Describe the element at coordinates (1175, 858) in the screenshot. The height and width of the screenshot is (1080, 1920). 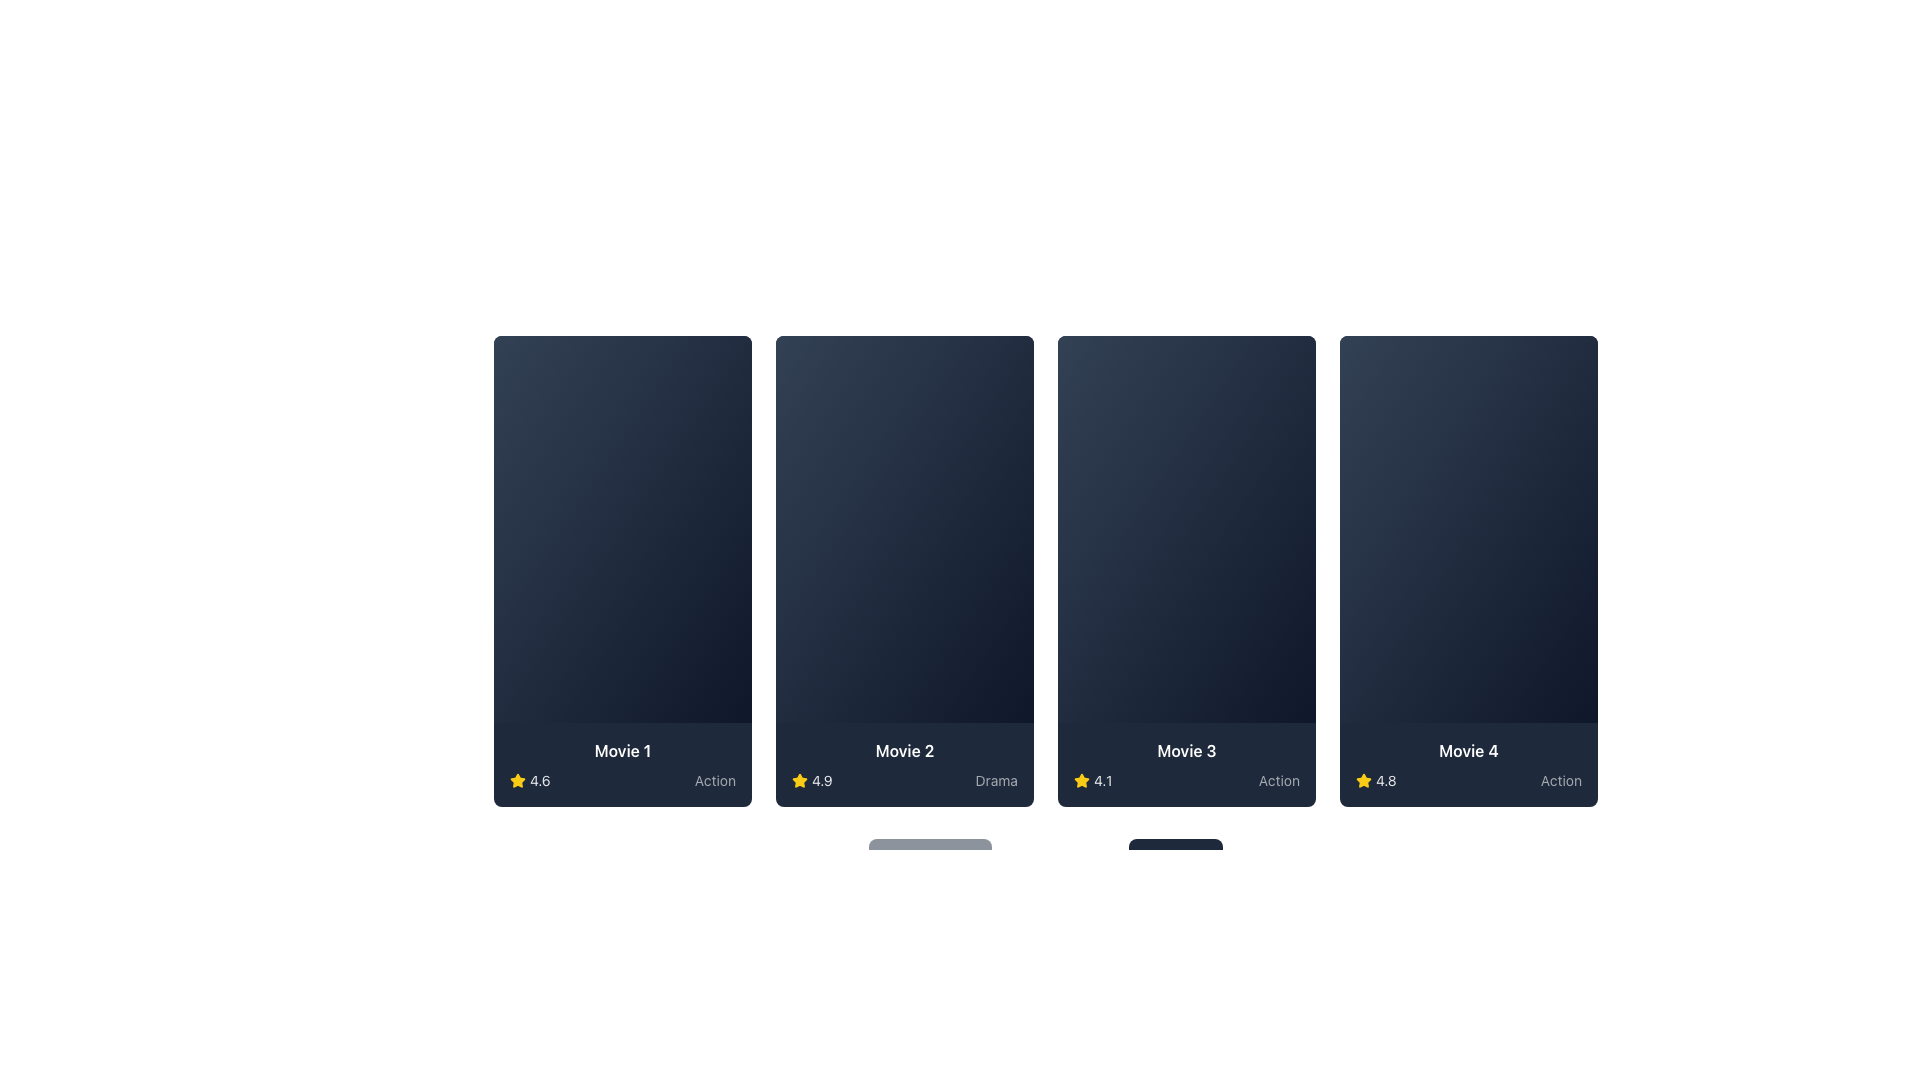
I see `the 'Next' button, which is a rectangular button with dark slate color and white text, located to the right of the 'Page 1 of 10' text element` at that location.